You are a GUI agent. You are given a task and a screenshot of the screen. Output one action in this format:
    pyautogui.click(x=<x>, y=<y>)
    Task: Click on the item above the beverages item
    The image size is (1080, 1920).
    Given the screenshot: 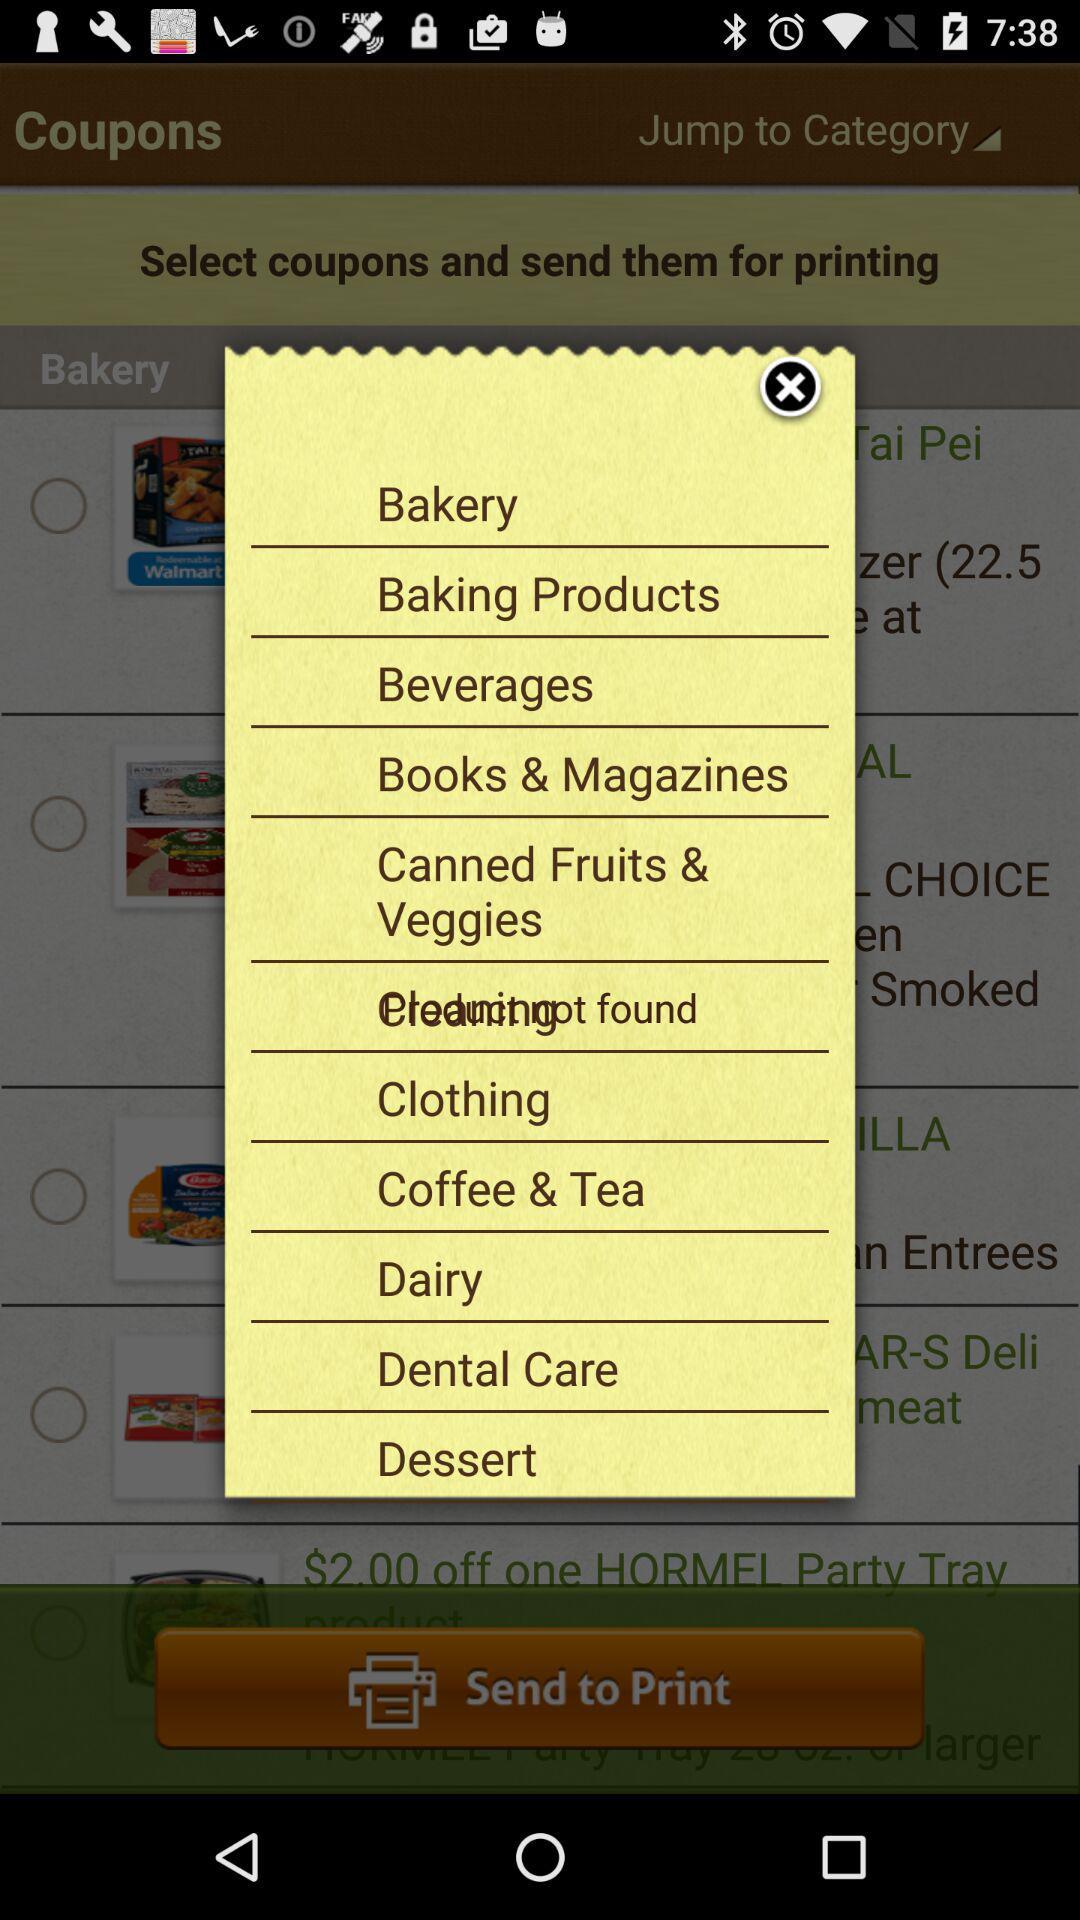 What is the action you would take?
    pyautogui.click(x=594, y=591)
    